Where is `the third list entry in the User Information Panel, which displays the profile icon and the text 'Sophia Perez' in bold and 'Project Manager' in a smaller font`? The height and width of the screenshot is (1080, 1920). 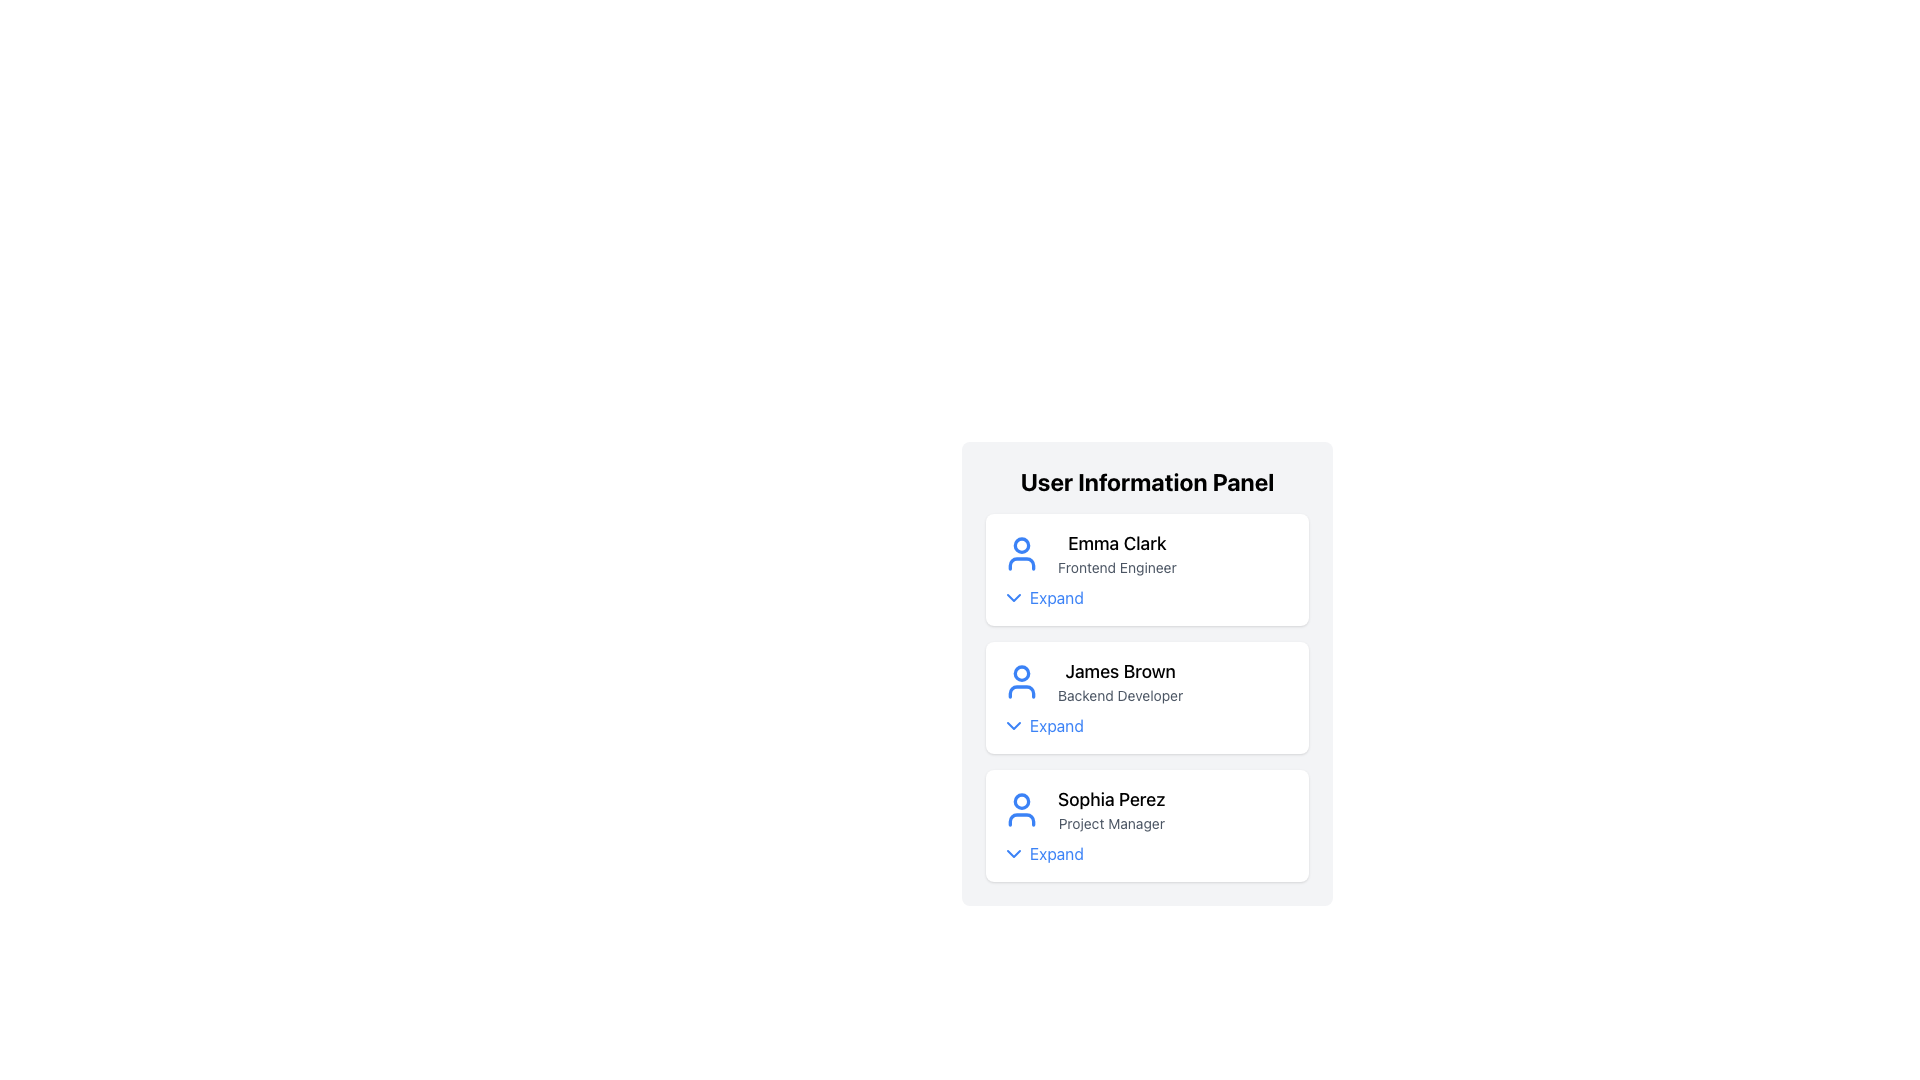
the third list entry in the User Information Panel, which displays the profile icon and the text 'Sophia Perez' in bold and 'Project Manager' in a smaller font is located at coordinates (1147, 810).